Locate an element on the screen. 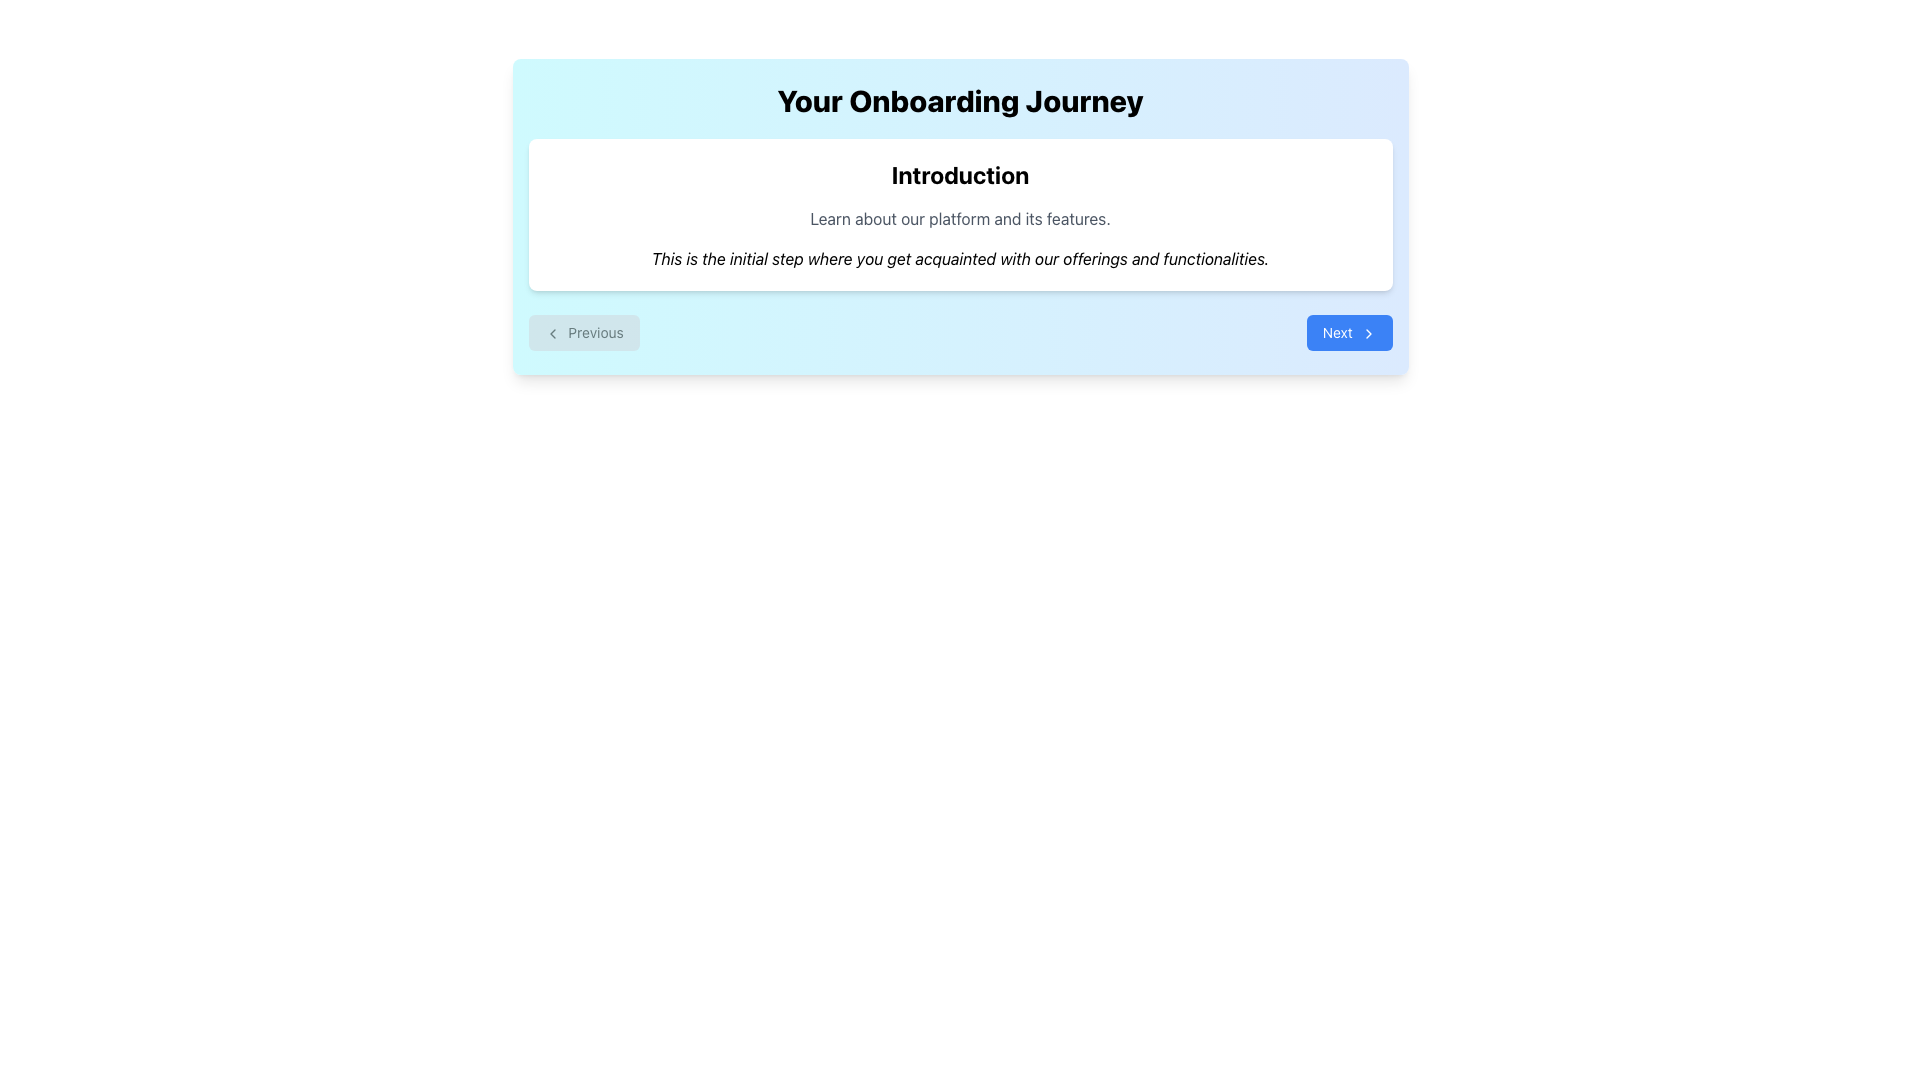 The width and height of the screenshot is (1920, 1080). the Informational card titled 'Introduction' which contains a subtitle and an italicized text, located in the center of the gradient background is located at coordinates (960, 215).